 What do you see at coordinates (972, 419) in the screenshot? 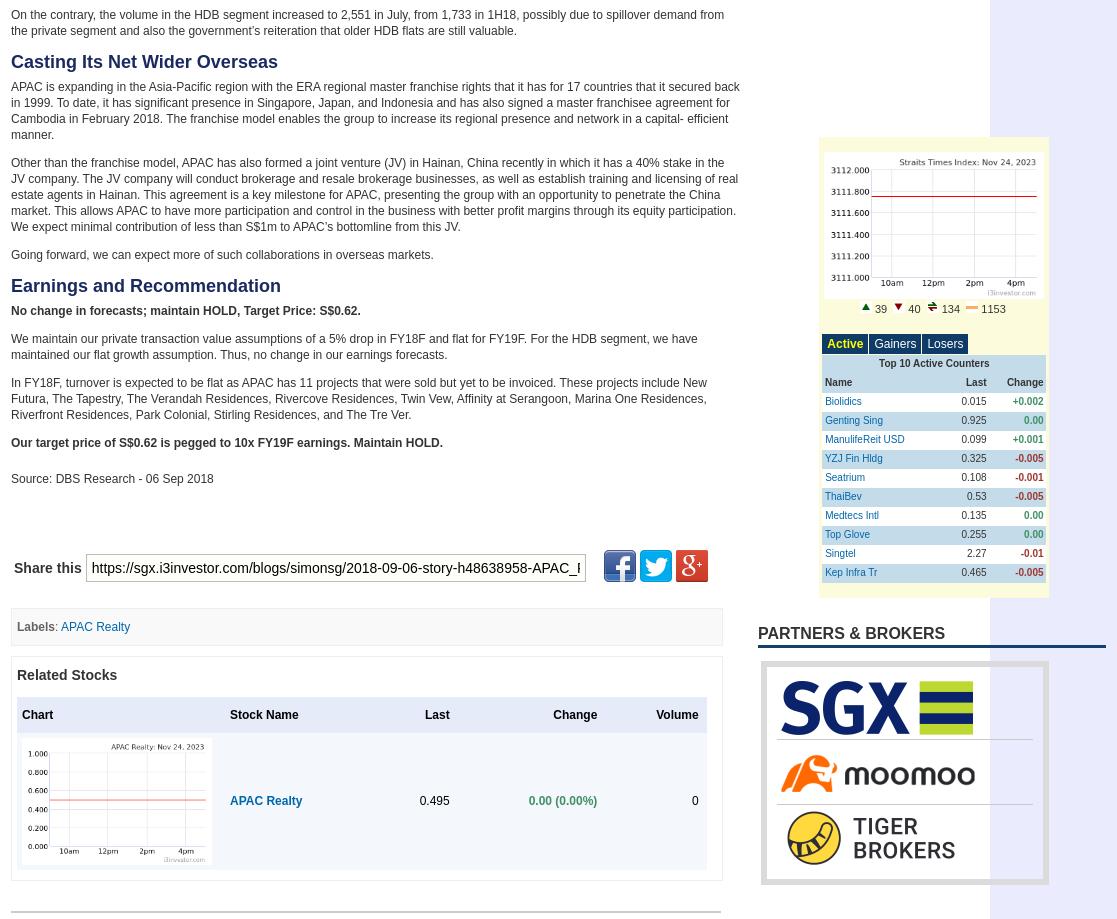
I see `'0.925'` at bounding box center [972, 419].